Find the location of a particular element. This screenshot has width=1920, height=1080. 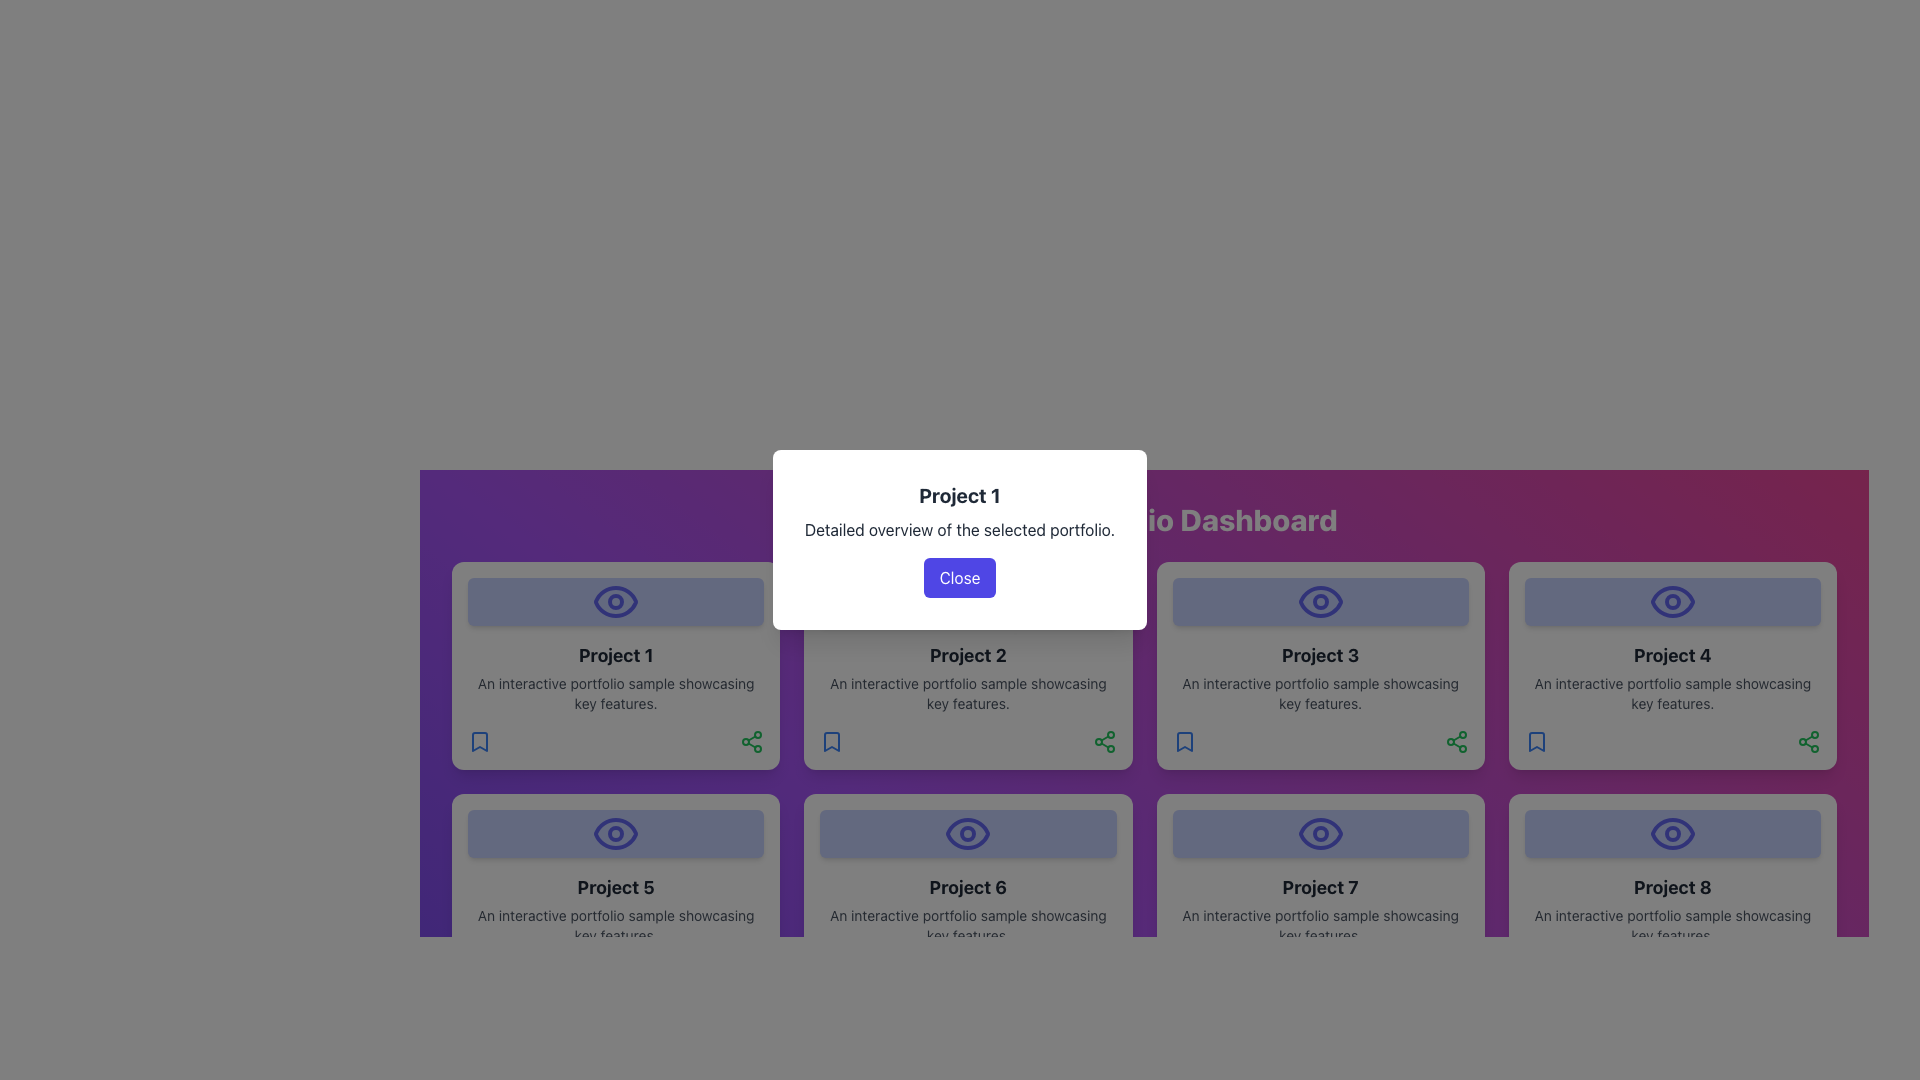

the vibrant indigo eye icon located at the top section of the 'Project 4' card in the second row, second column of the grid layout is located at coordinates (1672, 600).